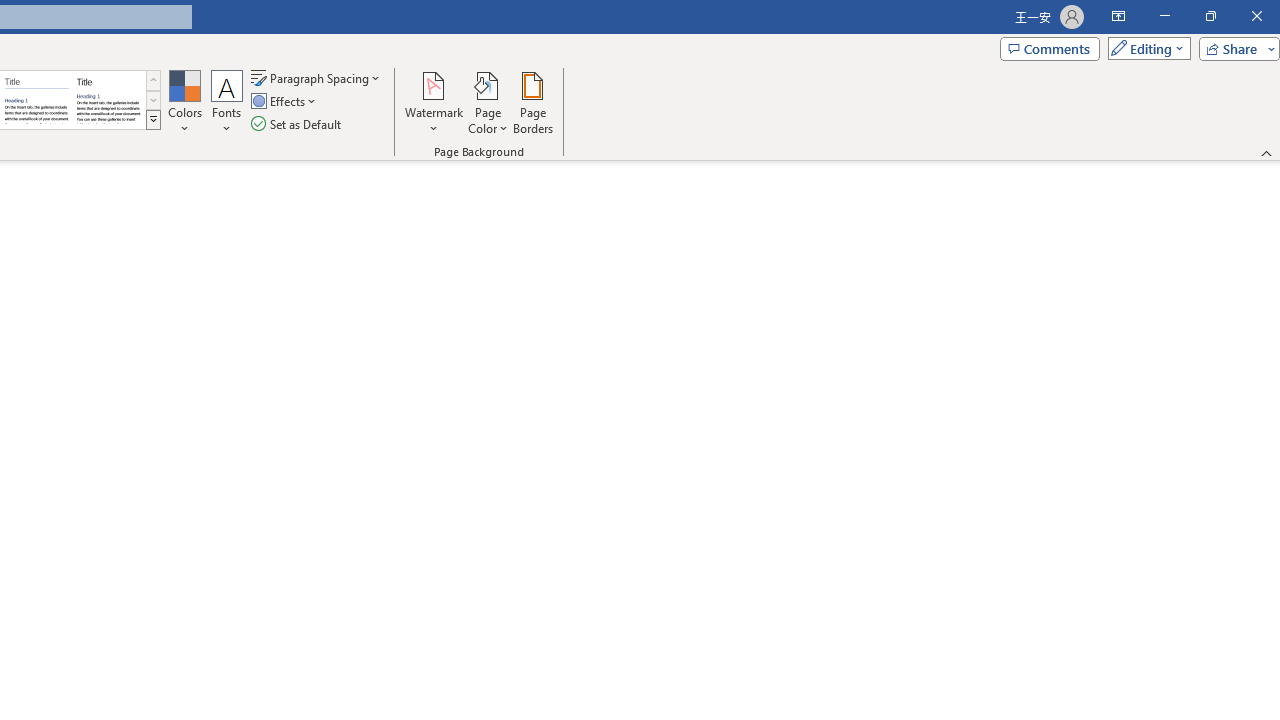 The height and width of the screenshot is (720, 1280). I want to click on 'Fonts', so click(227, 103).